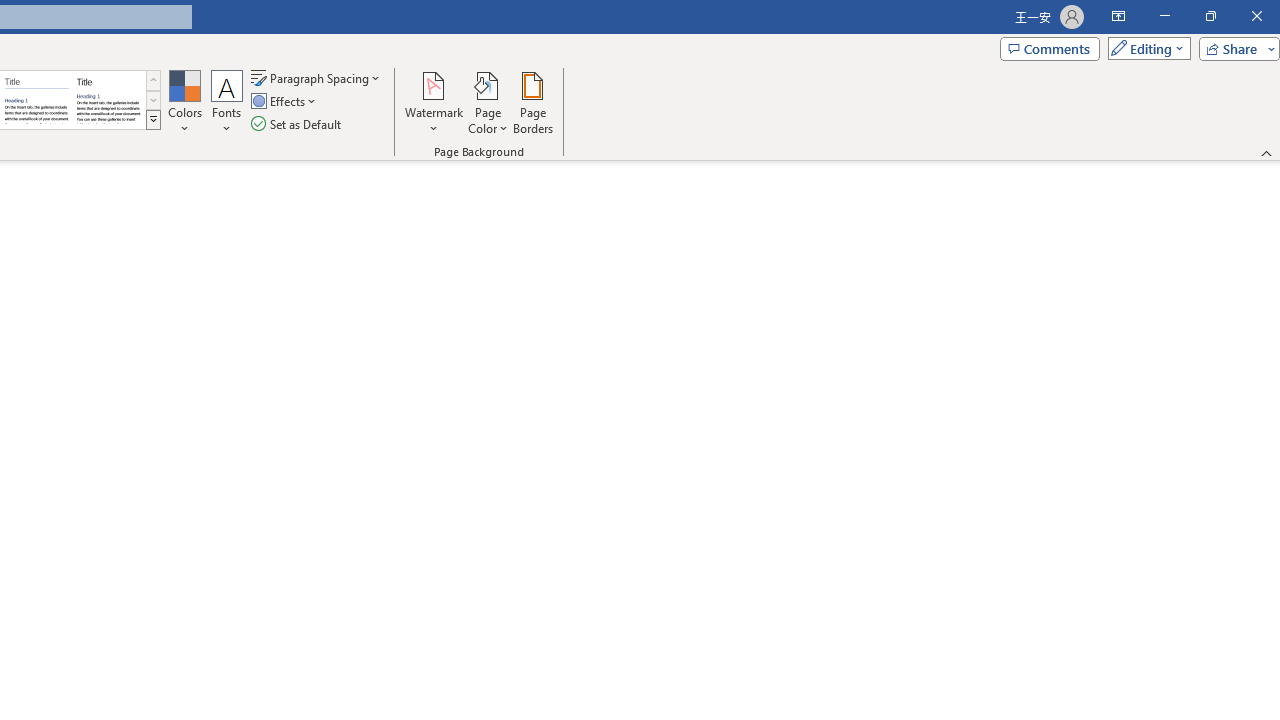 The height and width of the screenshot is (720, 1280). I want to click on 'Fonts', so click(227, 103).